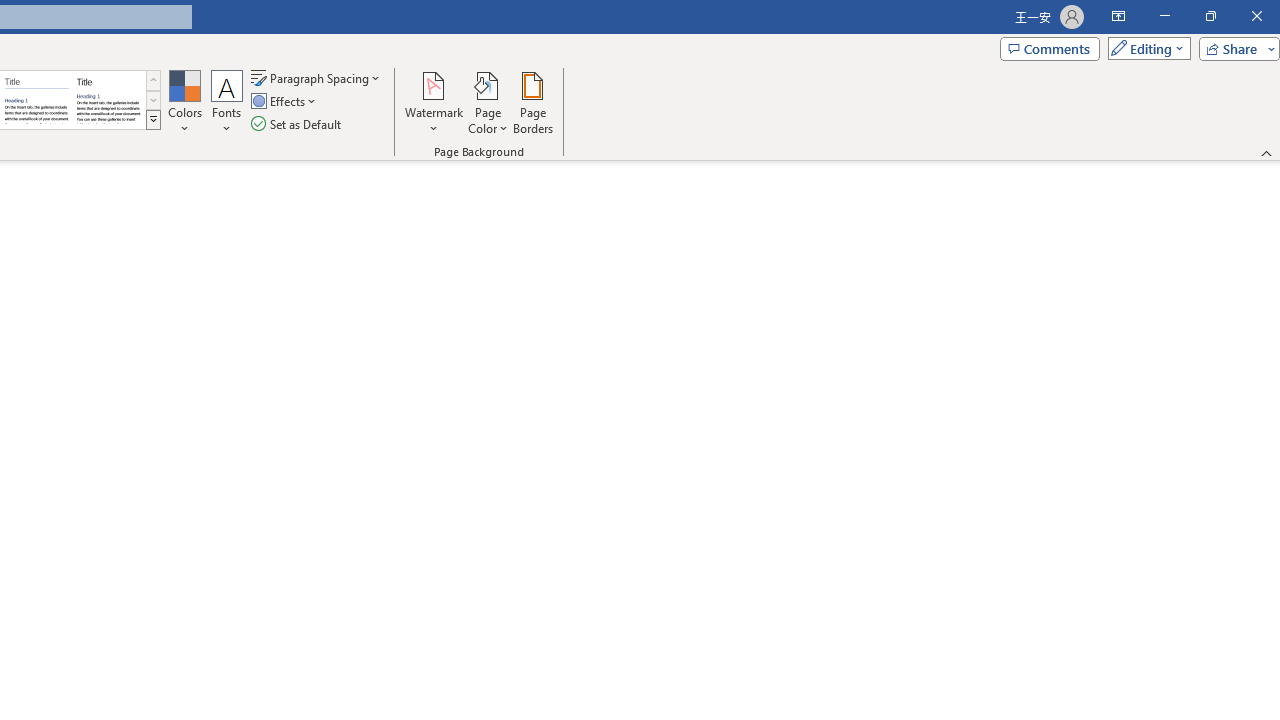 The height and width of the screenshot is (720, 1280). I want to click on 'Fonts', so click(227, 103).